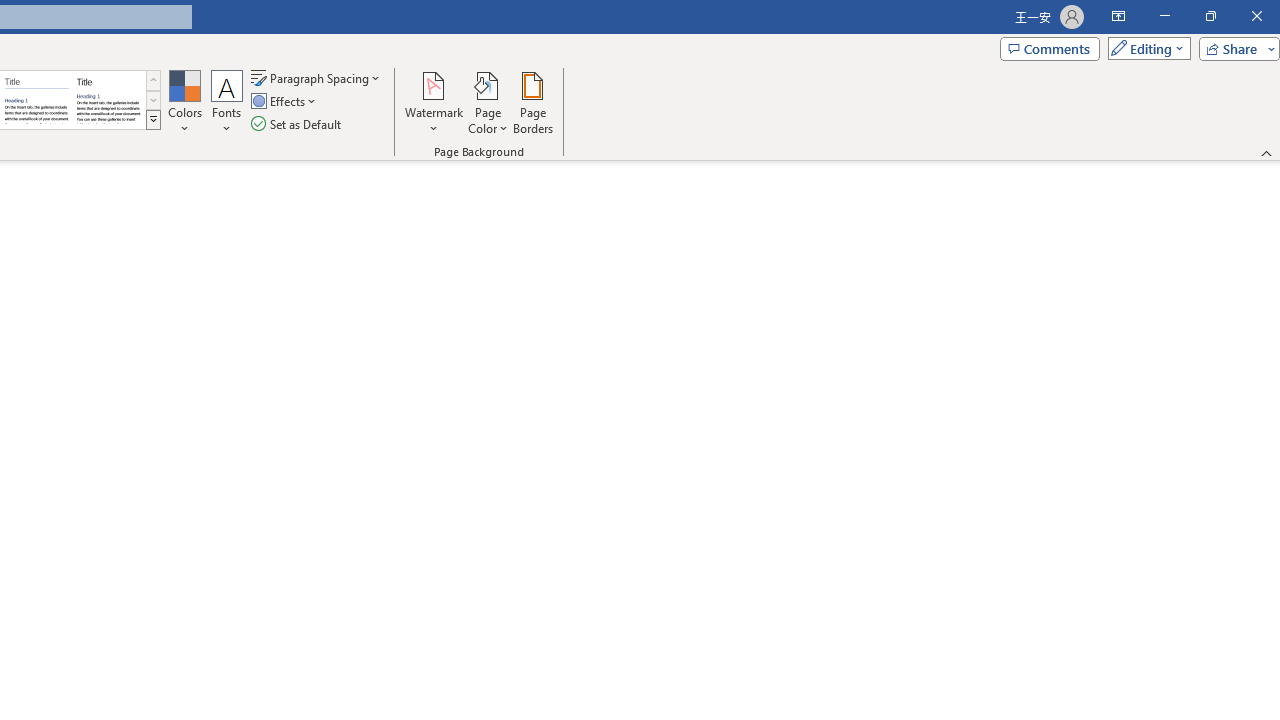 The height and width of the screenshot is (720, 1280). I want to click on 'Fonts', so click(227, 103).